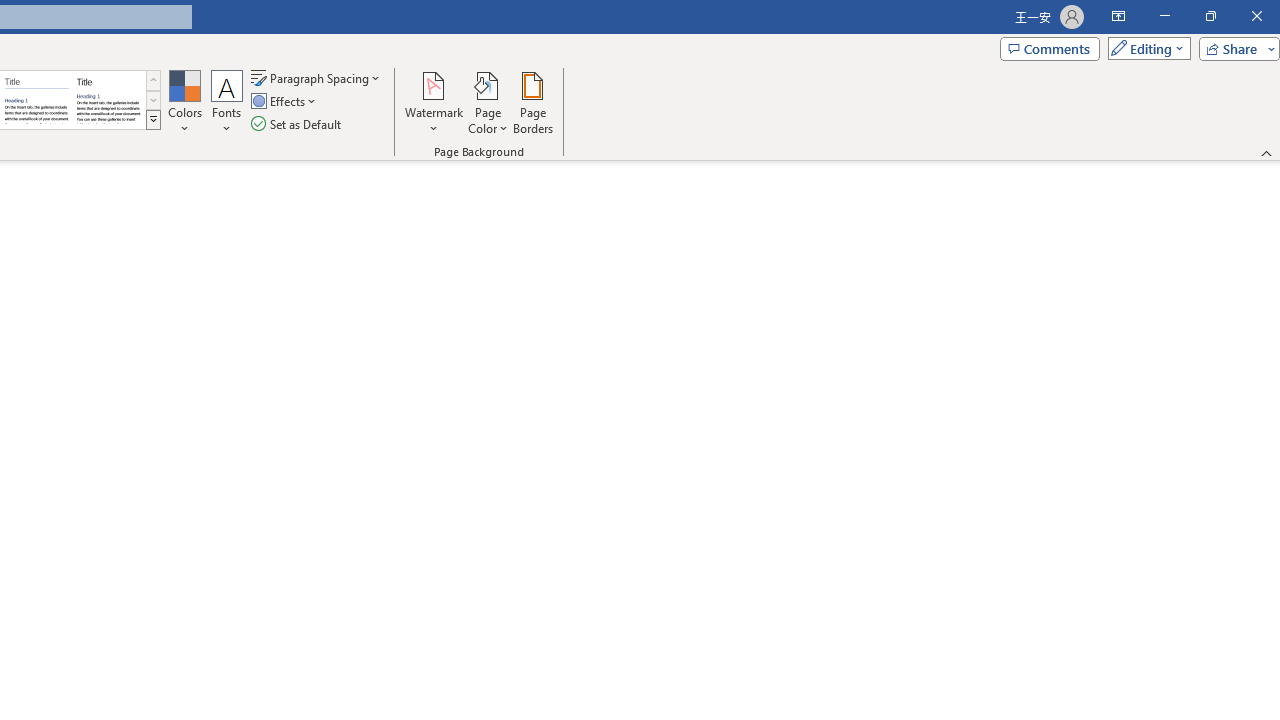 The height and width of the screenshot is (720, 1280). I want to click on 'Fonts', so click(227, 103).